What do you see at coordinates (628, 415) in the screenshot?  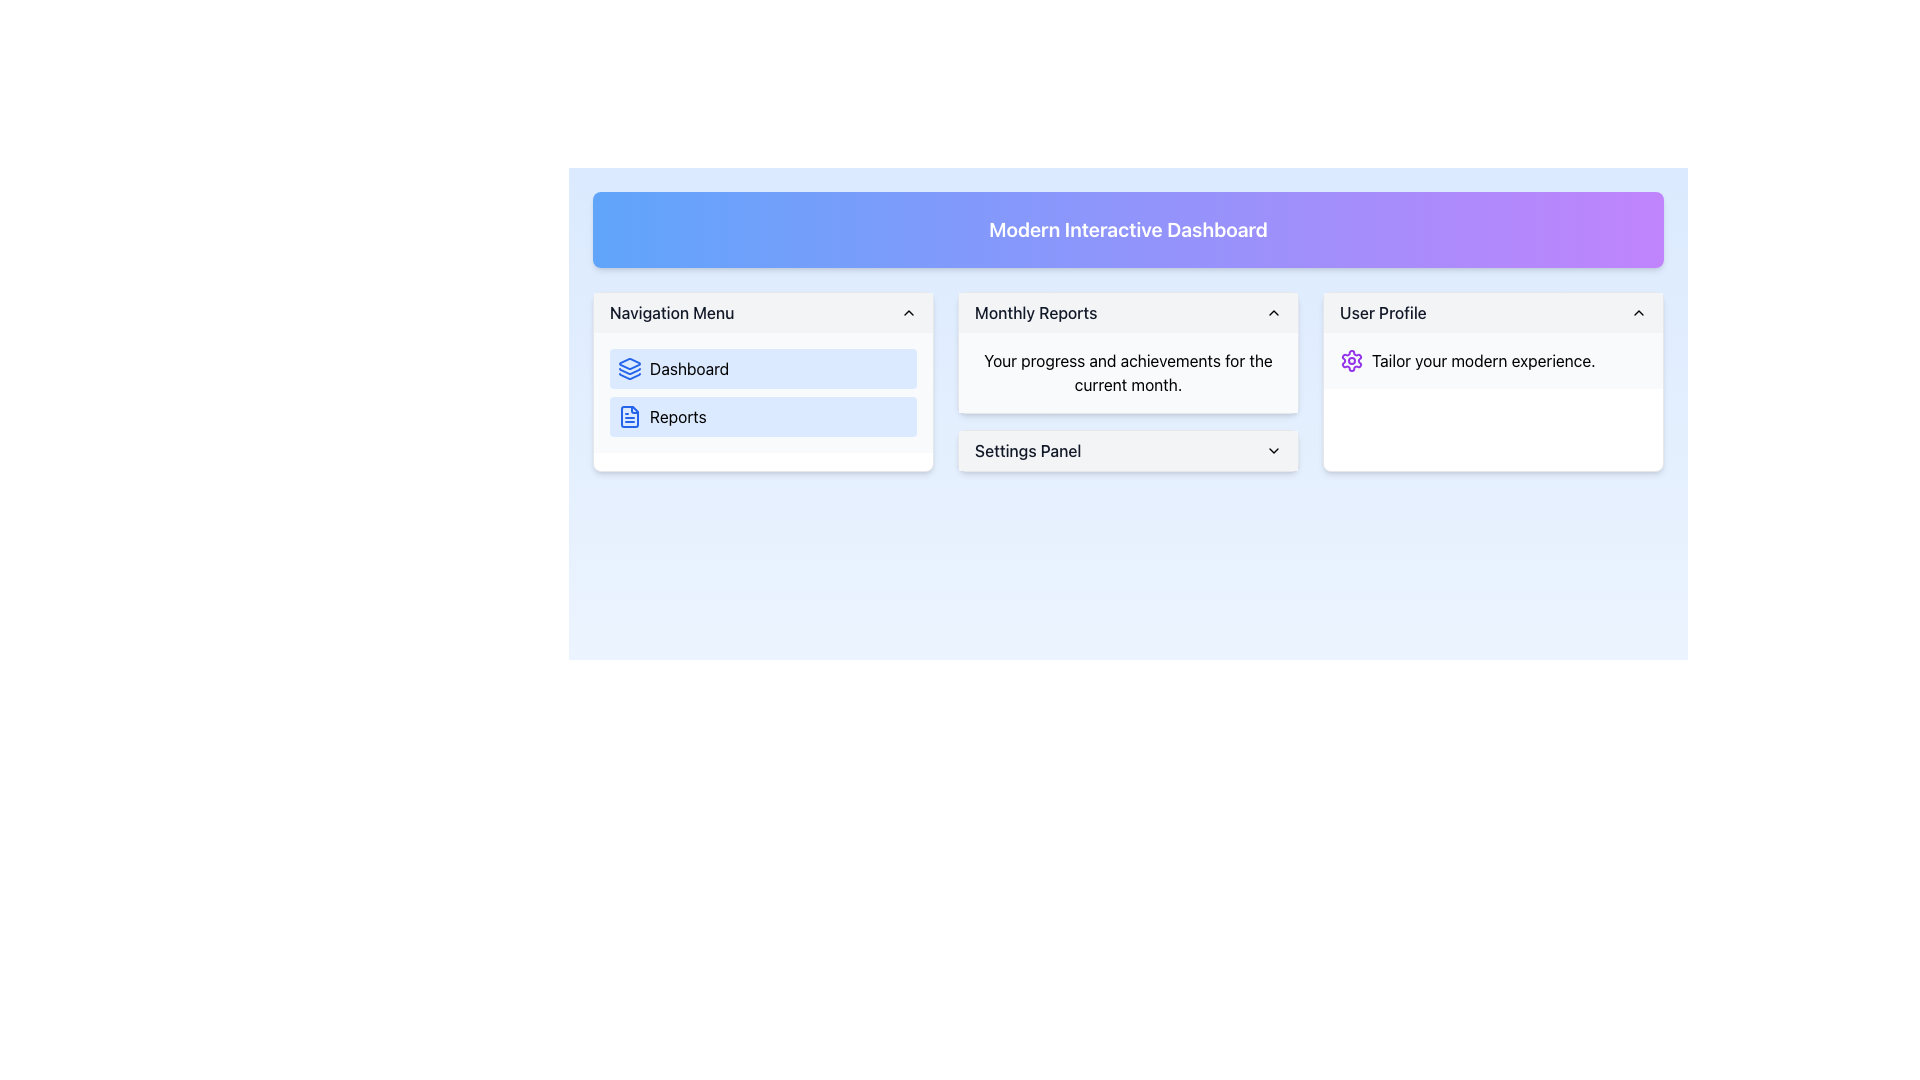 I see `the document icon with a blue outline located next to the text 'Reports' in the Navigation Menu` at bounding box center [628, 415].